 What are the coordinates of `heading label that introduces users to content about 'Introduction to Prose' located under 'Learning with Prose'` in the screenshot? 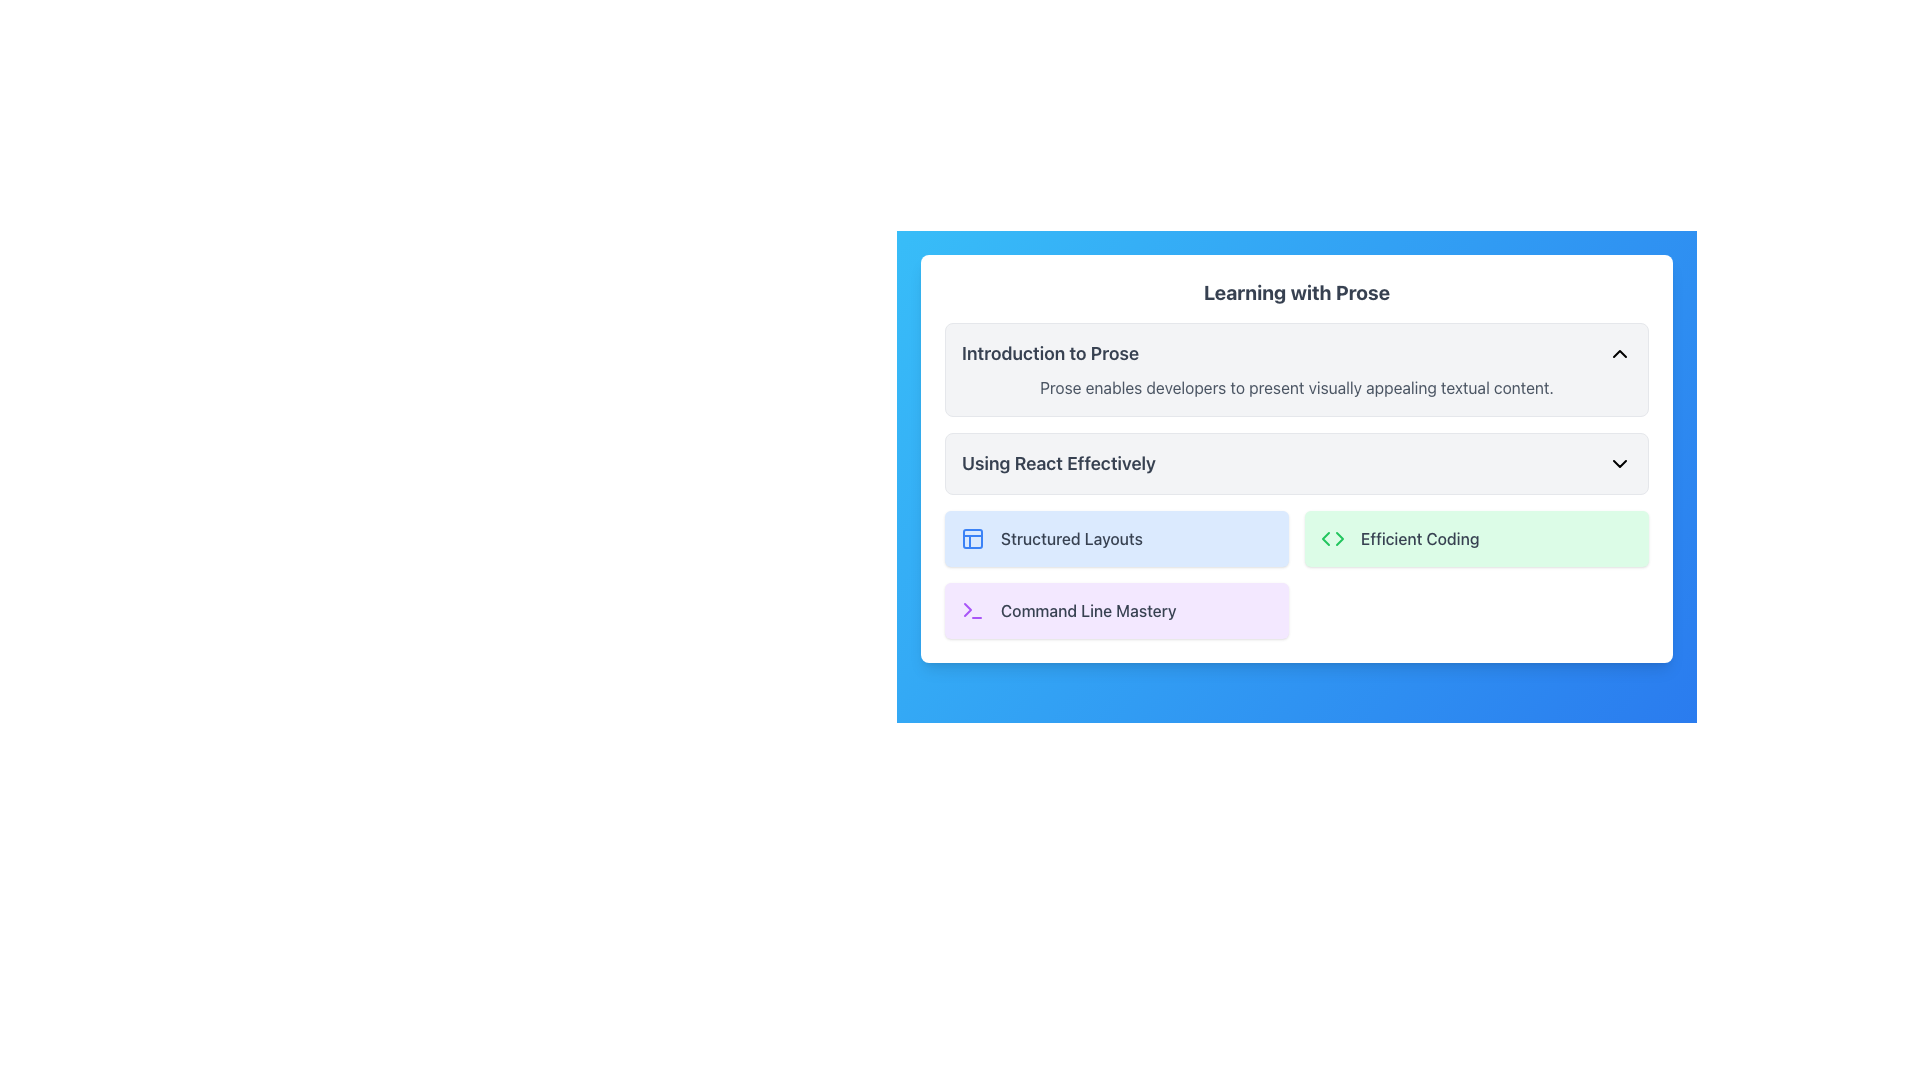 It's located at (1049, 353).